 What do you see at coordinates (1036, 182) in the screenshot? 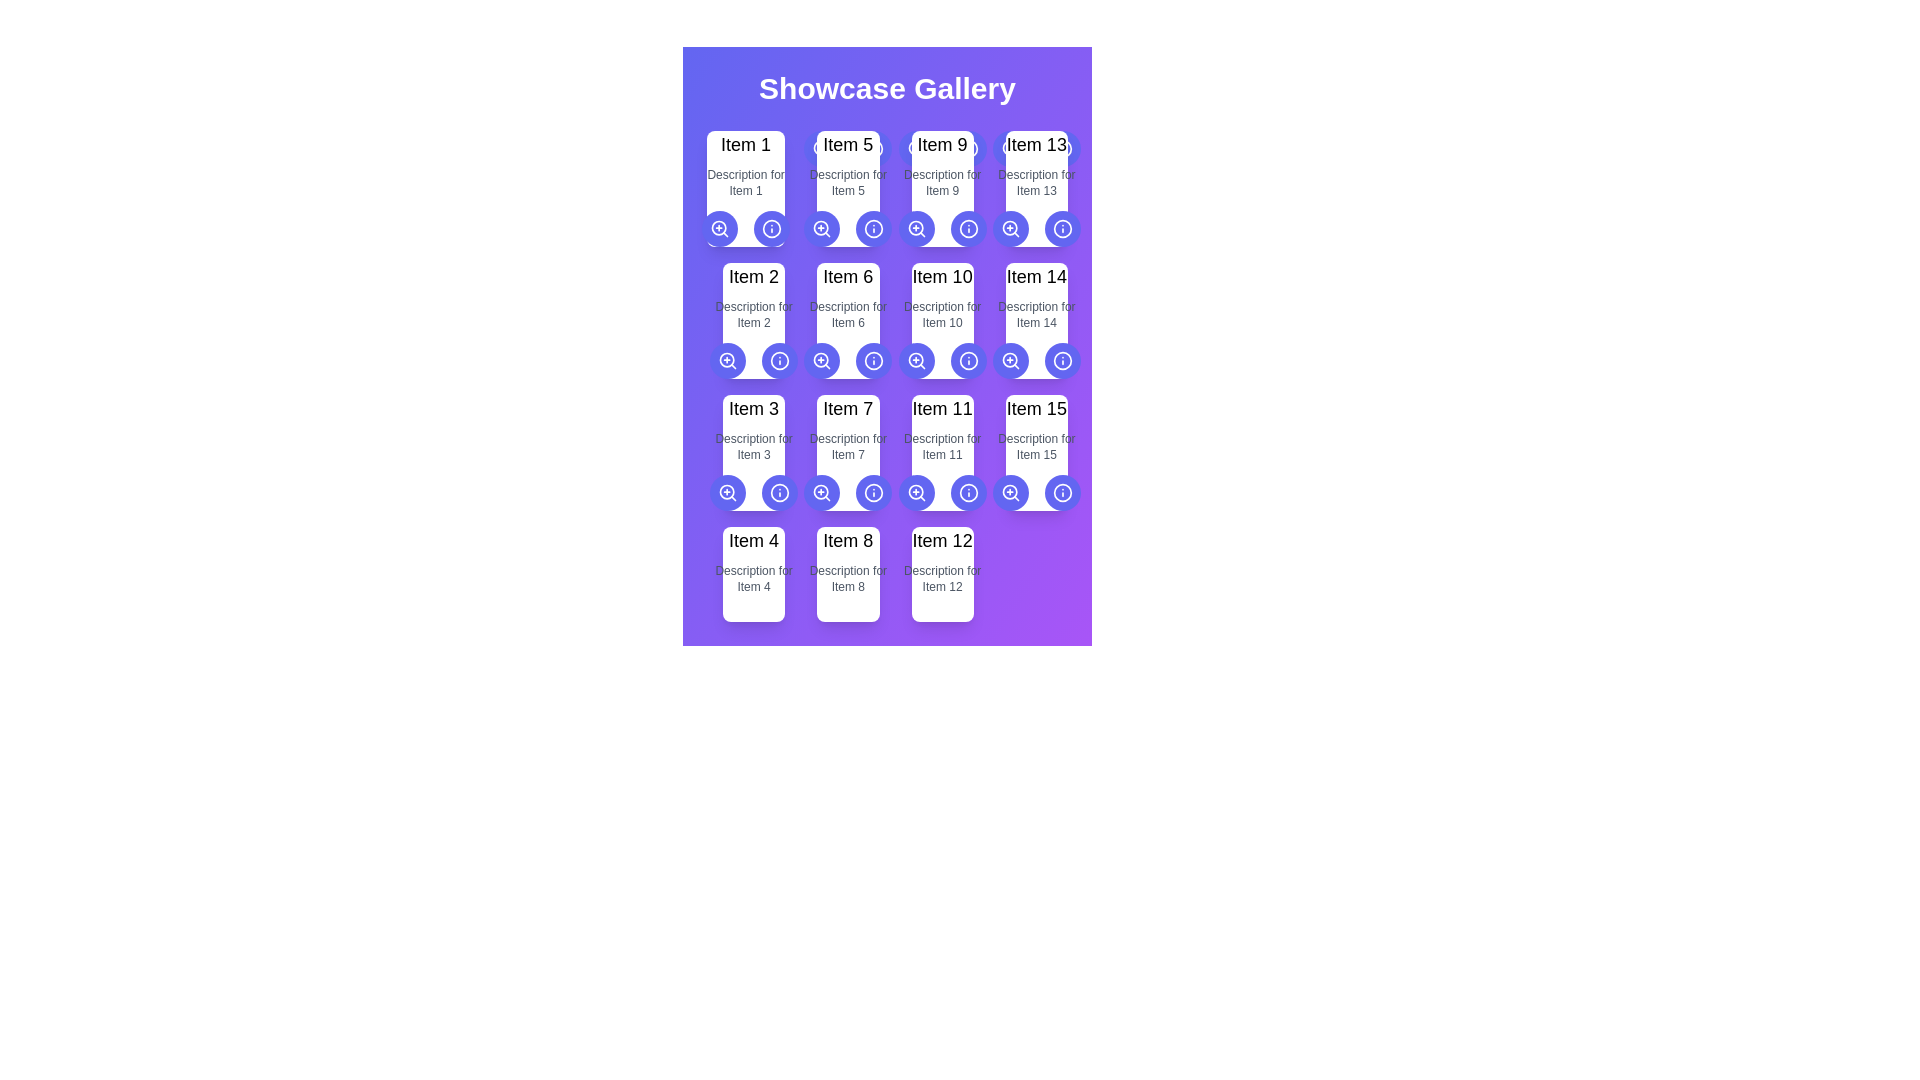
I see `descriptive text label located in the fourth row and fourth column of the grid layout under 'Item 13', positioned below the title` at bounding box center [1036, 182].